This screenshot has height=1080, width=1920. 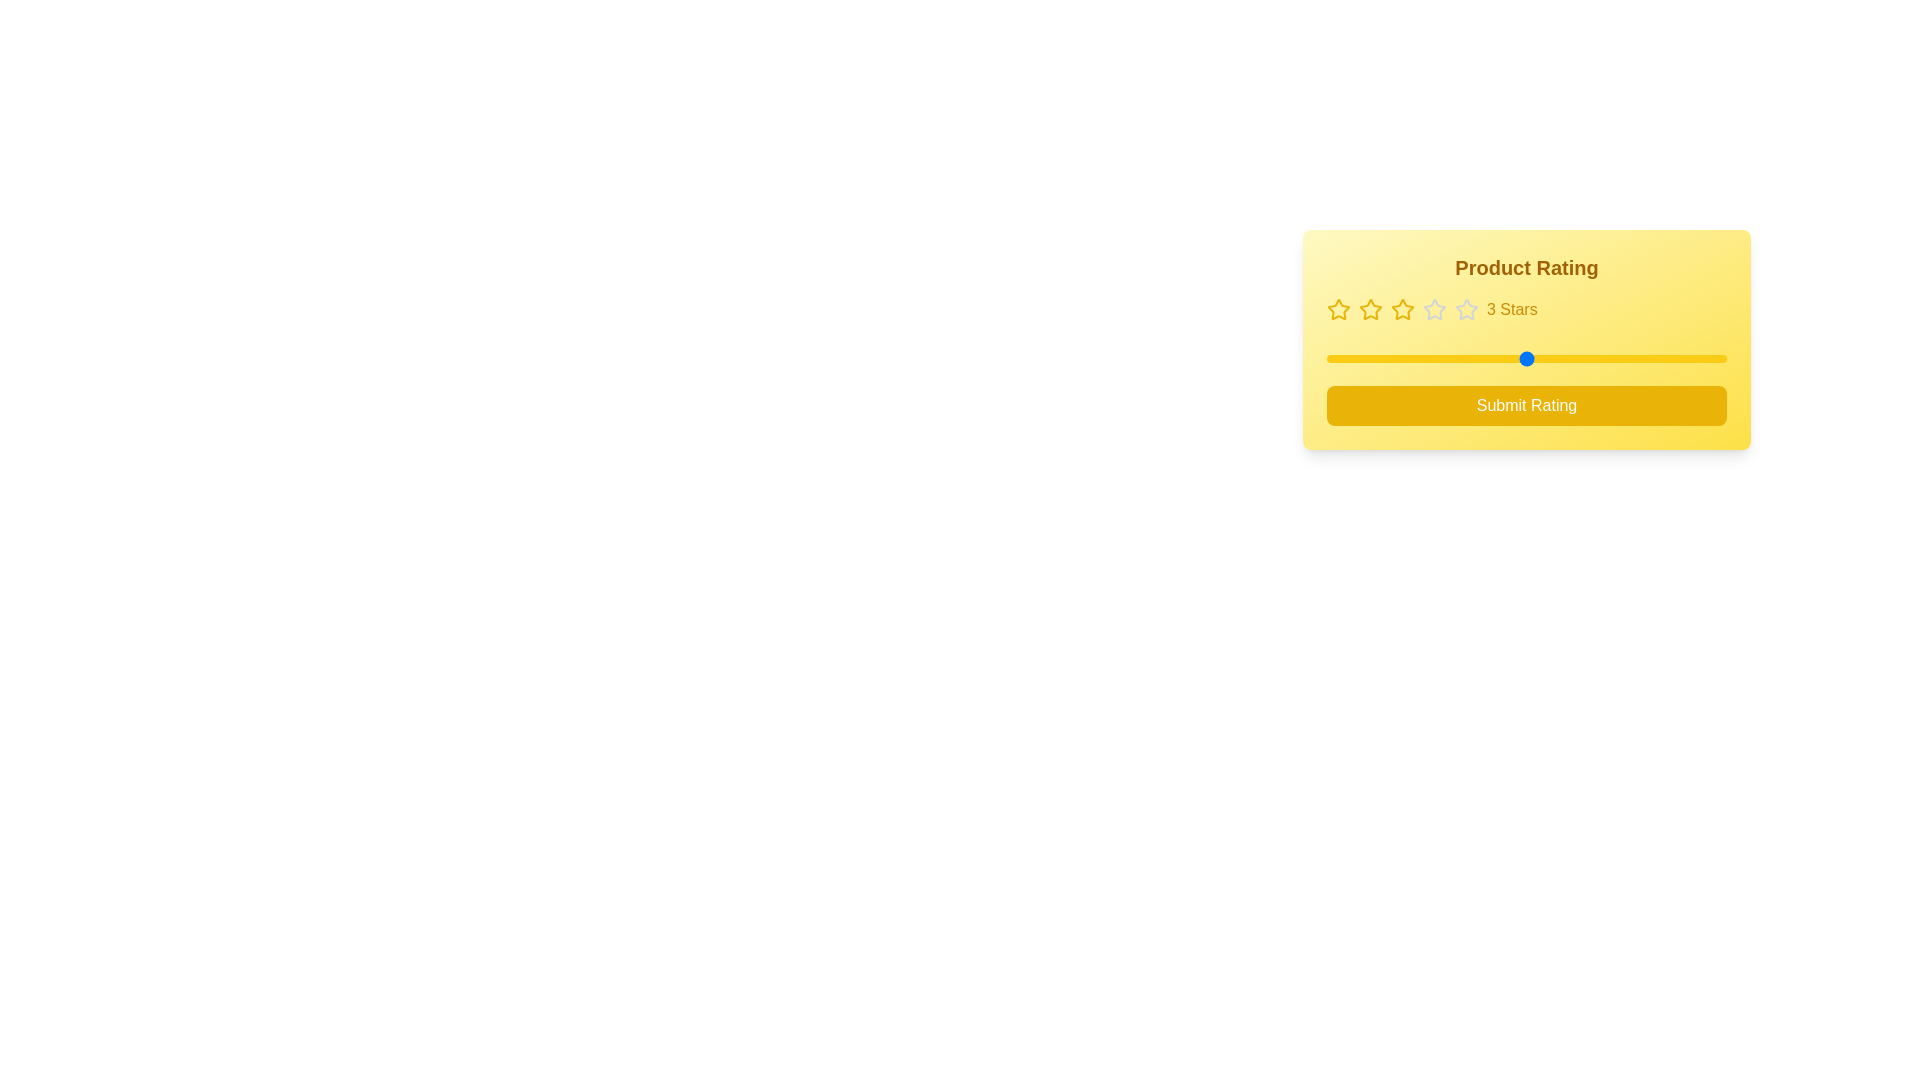 I want to click on the first star icon, so click(x=1338, y=308).